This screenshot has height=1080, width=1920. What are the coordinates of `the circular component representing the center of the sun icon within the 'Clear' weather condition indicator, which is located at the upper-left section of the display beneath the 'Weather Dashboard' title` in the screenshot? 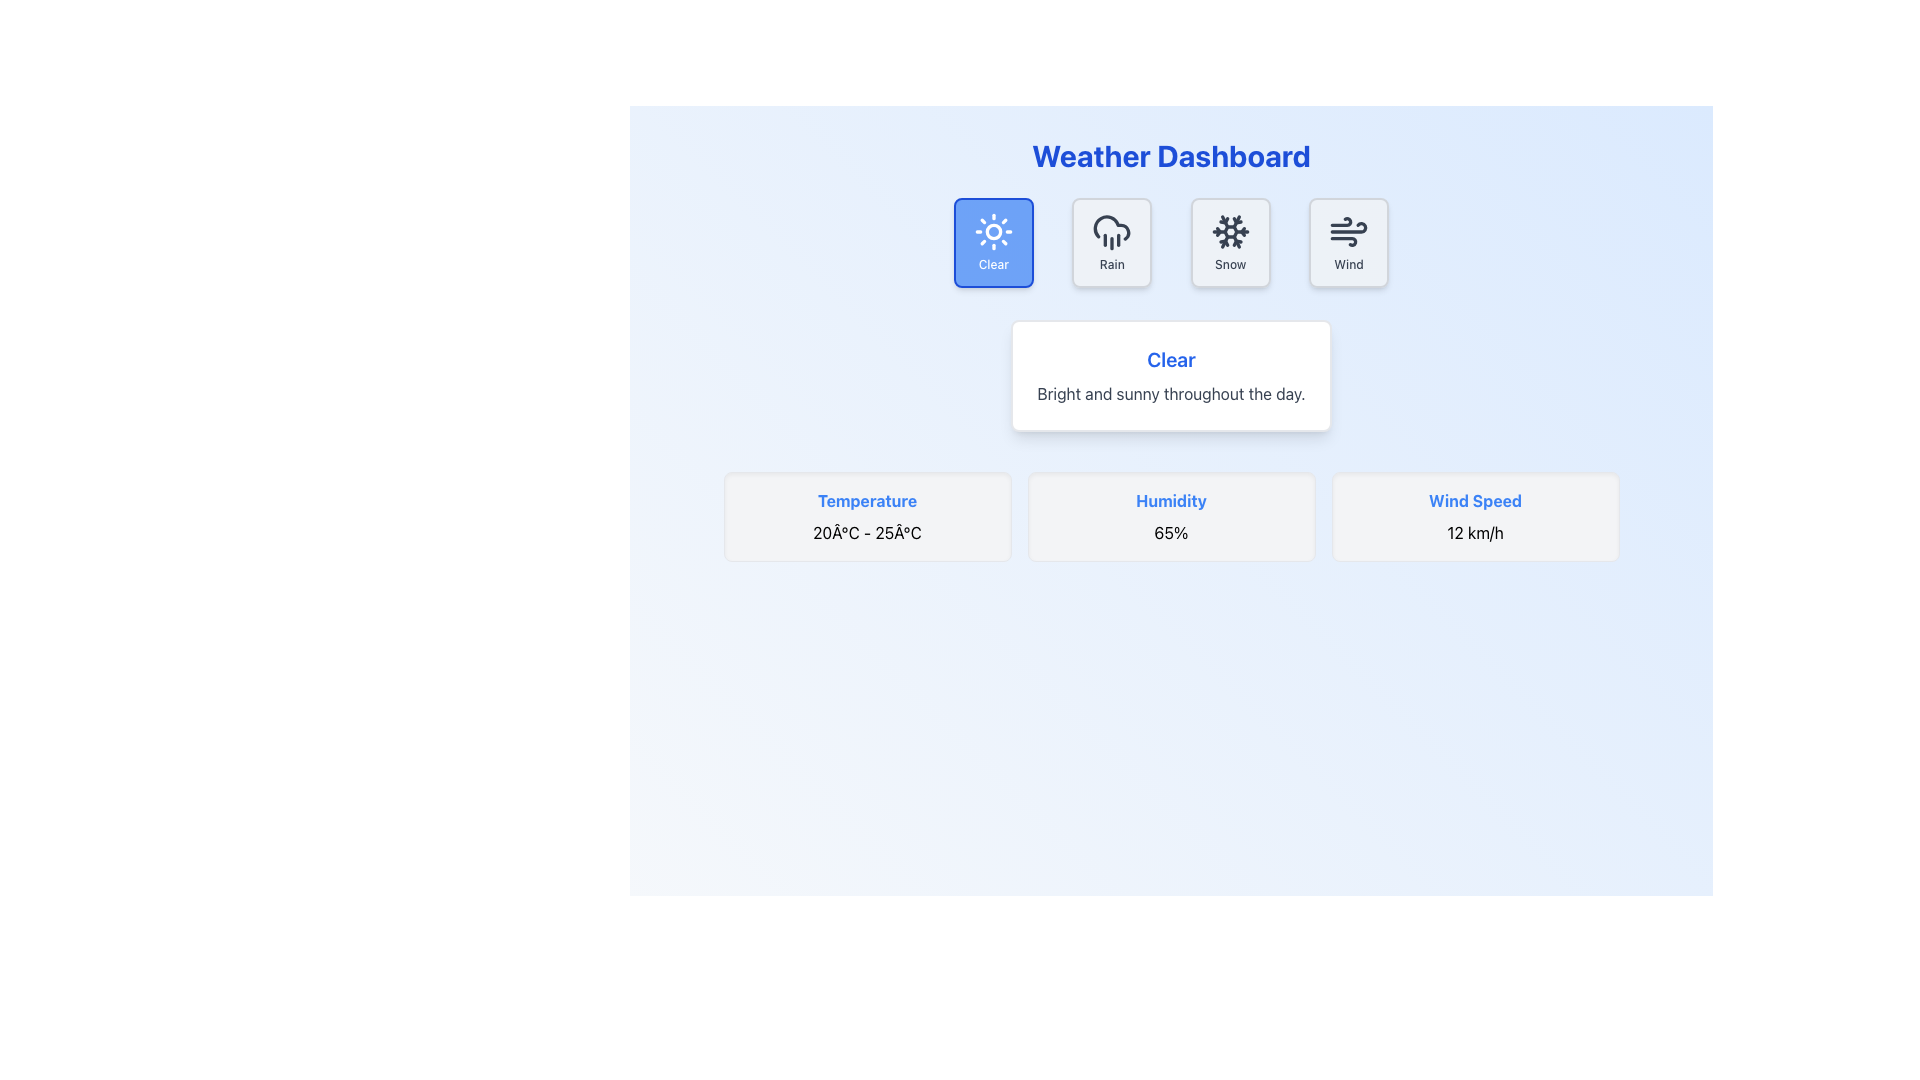 It's located at (993, 230).